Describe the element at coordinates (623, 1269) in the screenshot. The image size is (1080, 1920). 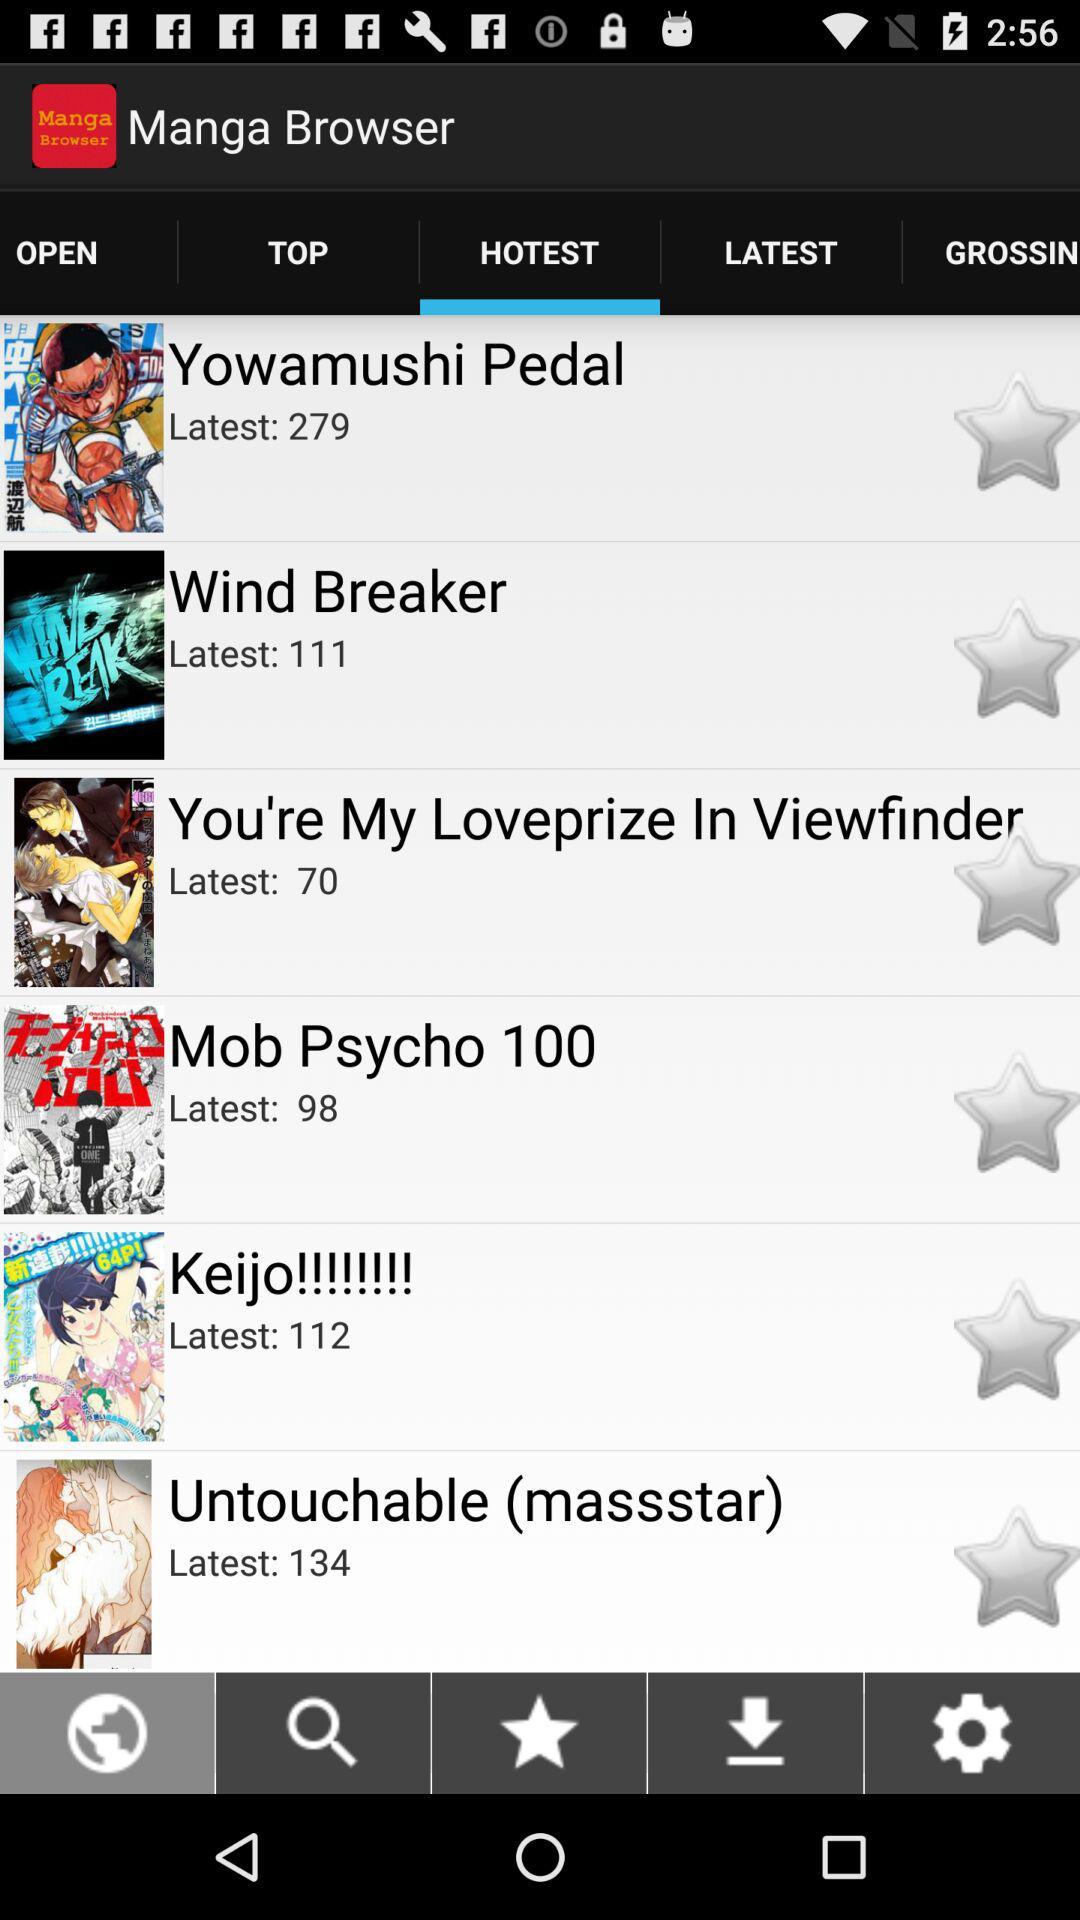
I see `keijo!!!!!!!! app` at that location.